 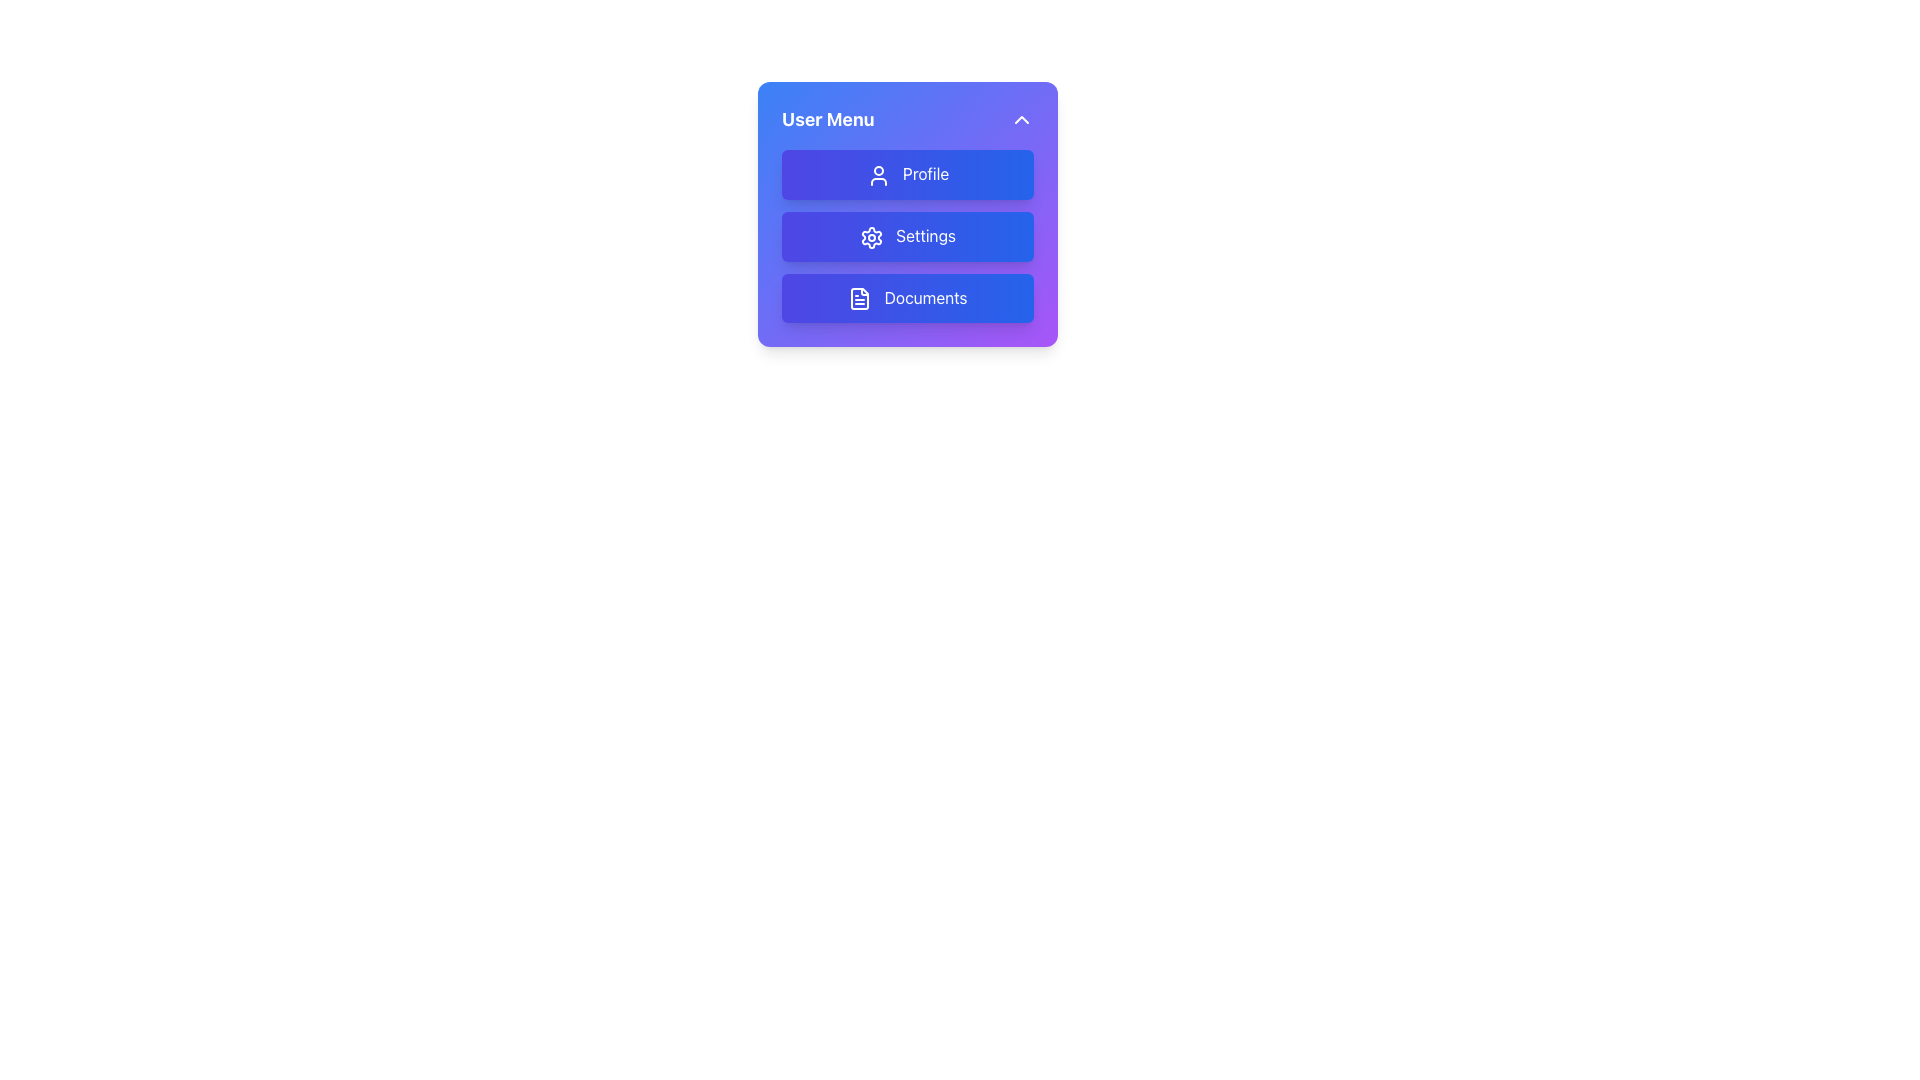 What do you see at coordinates (906, 172) in the screenshot?
I see `the user profile button which is the first button in the vertical list of three buttons, positioned above the 'Settings' and 'Documents' buttons, to trigger the hover state effect` at bounding box center [906, 172].